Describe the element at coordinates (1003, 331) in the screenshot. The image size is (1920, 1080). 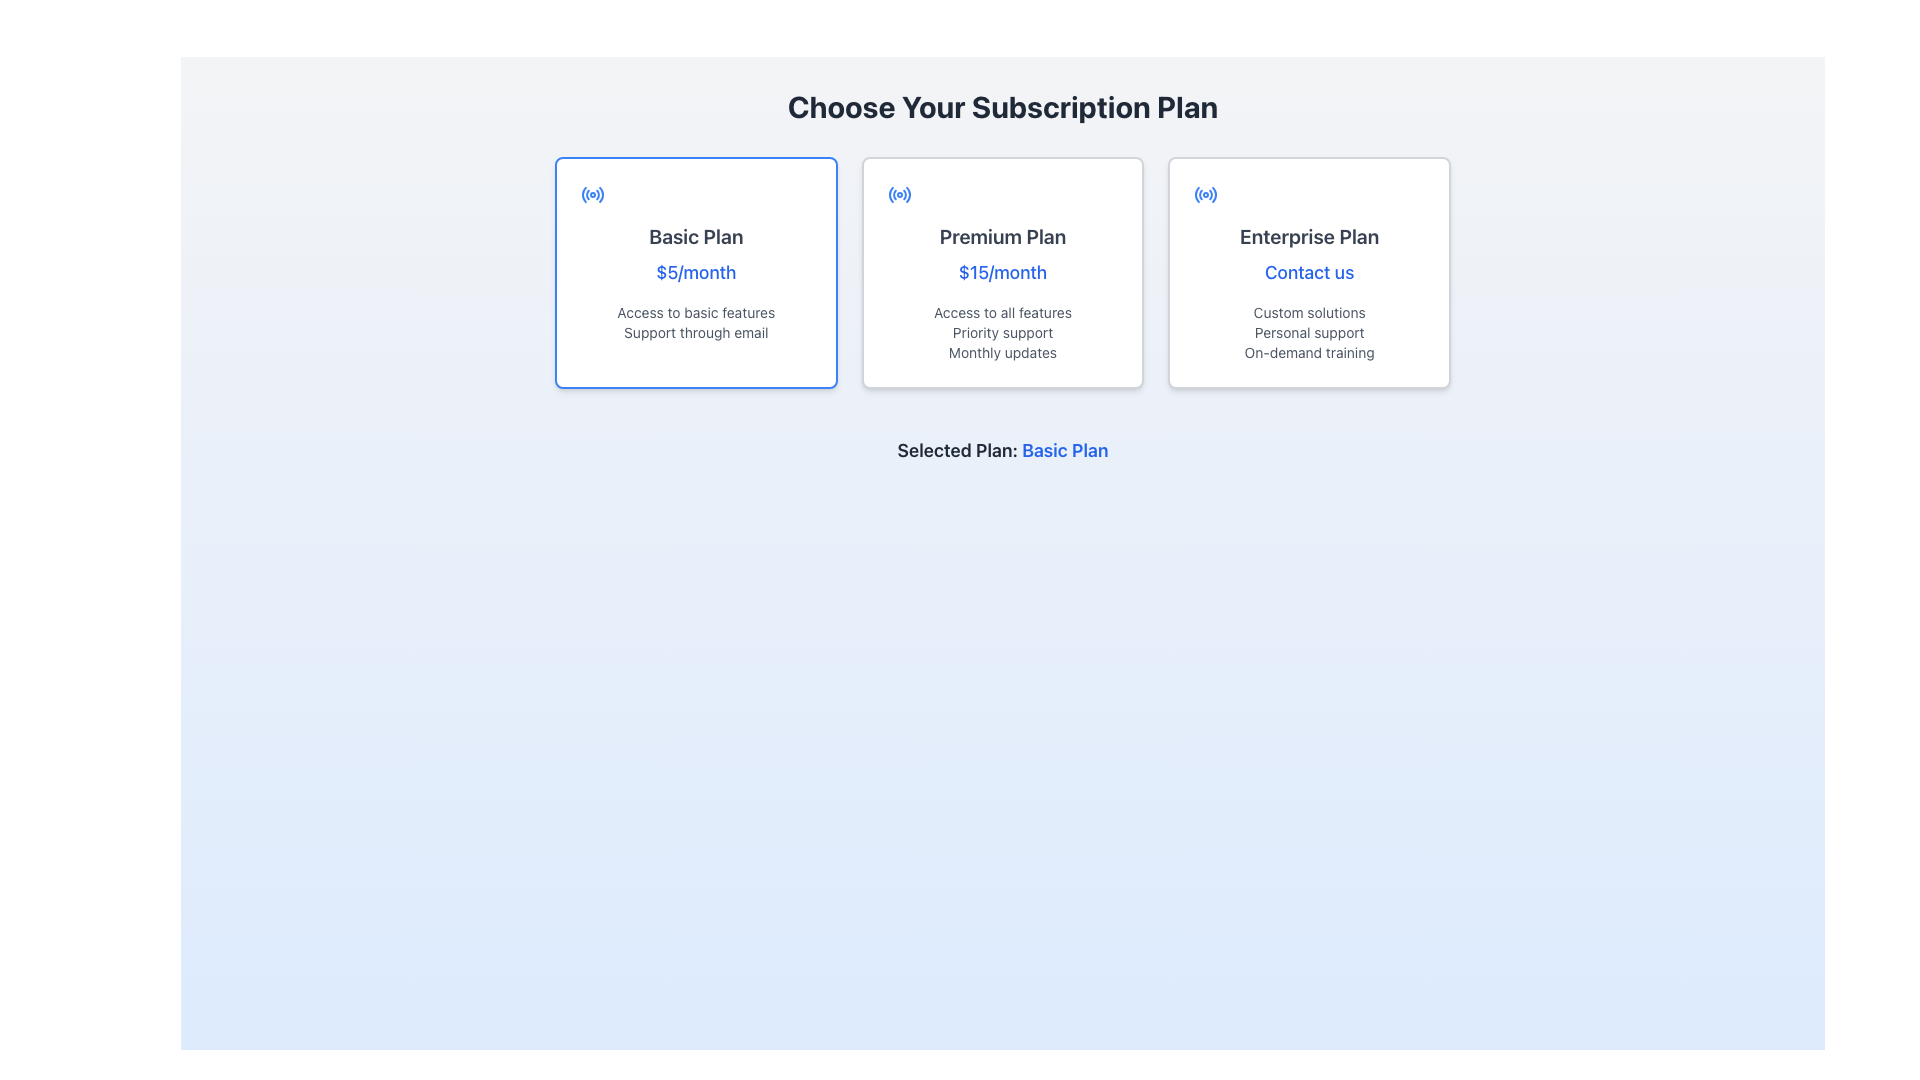
I see `text block detailing features of the Premium Plan, located below the '$15/month' price text in the subscription selection interface` at that location.